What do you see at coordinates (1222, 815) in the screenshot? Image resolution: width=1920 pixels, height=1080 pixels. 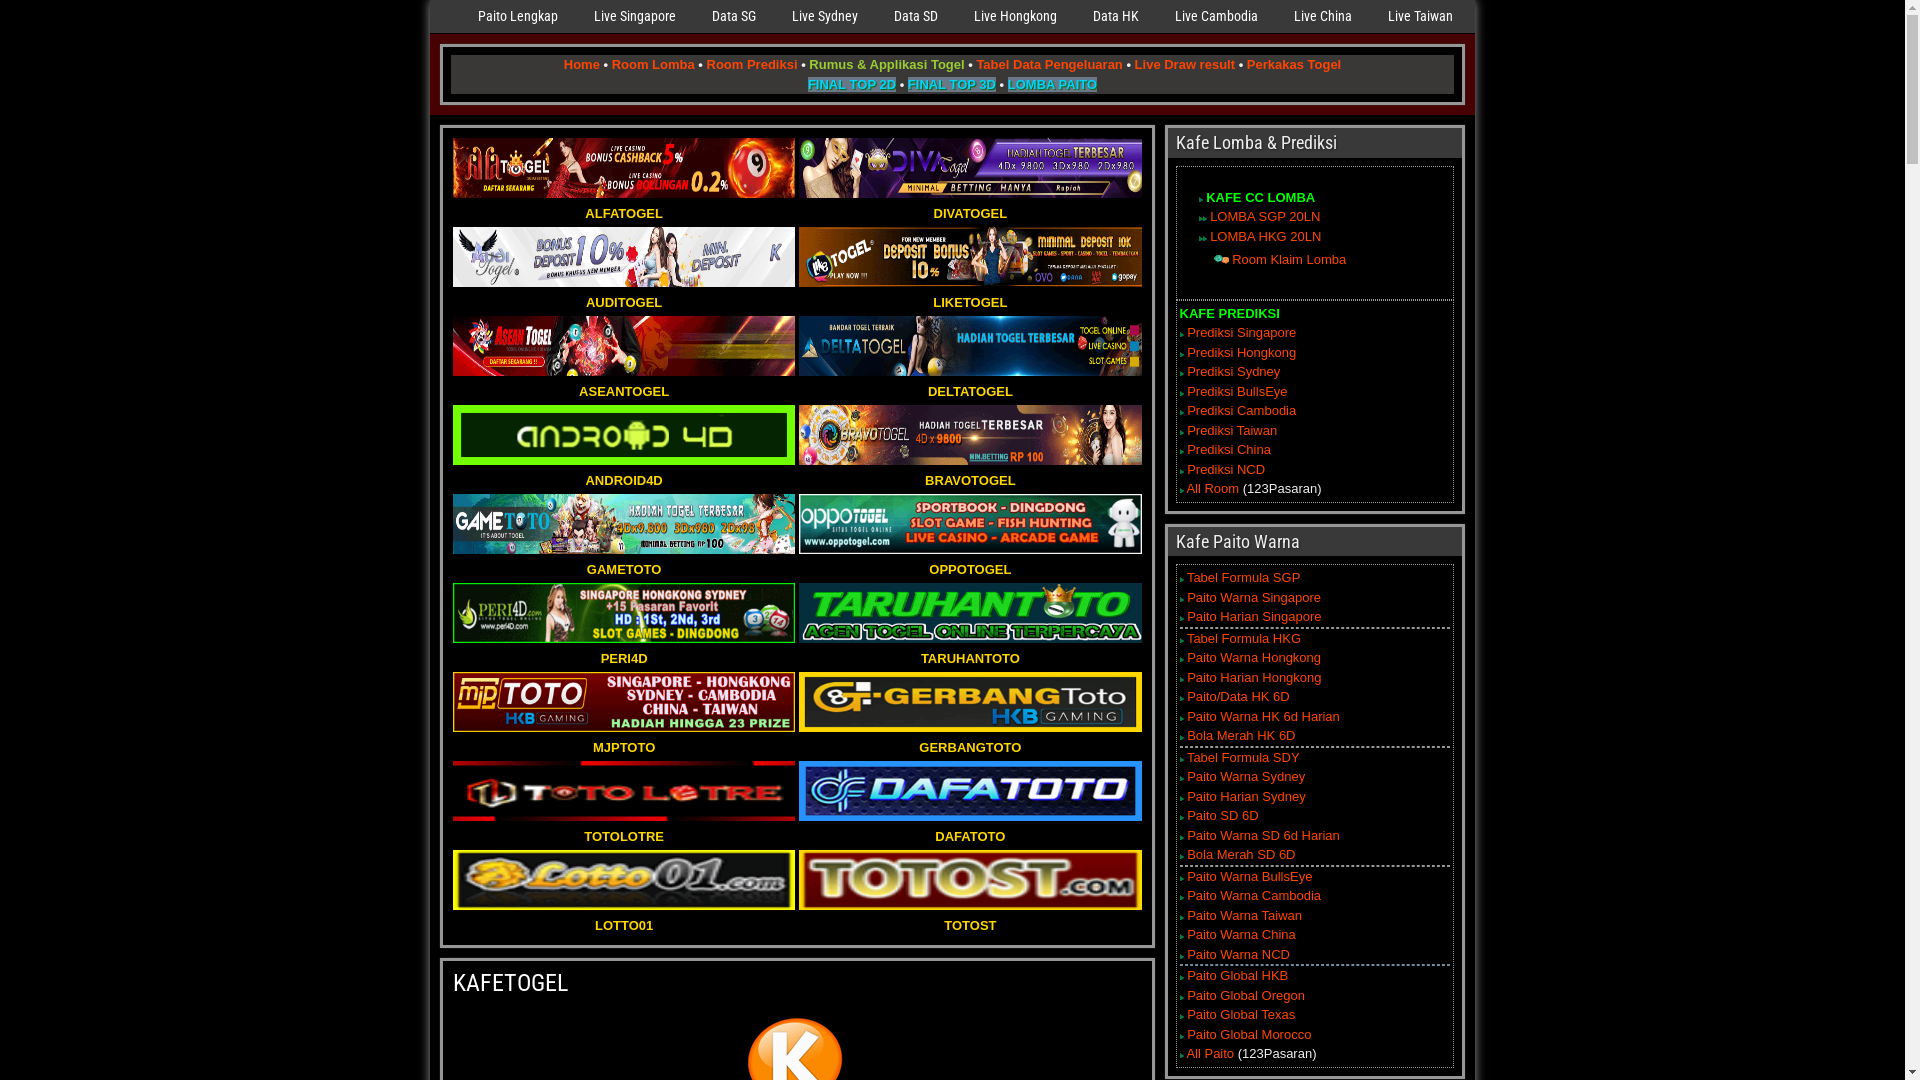 I see `'Paito SD 6D'` at bounding box center [1222, 815].